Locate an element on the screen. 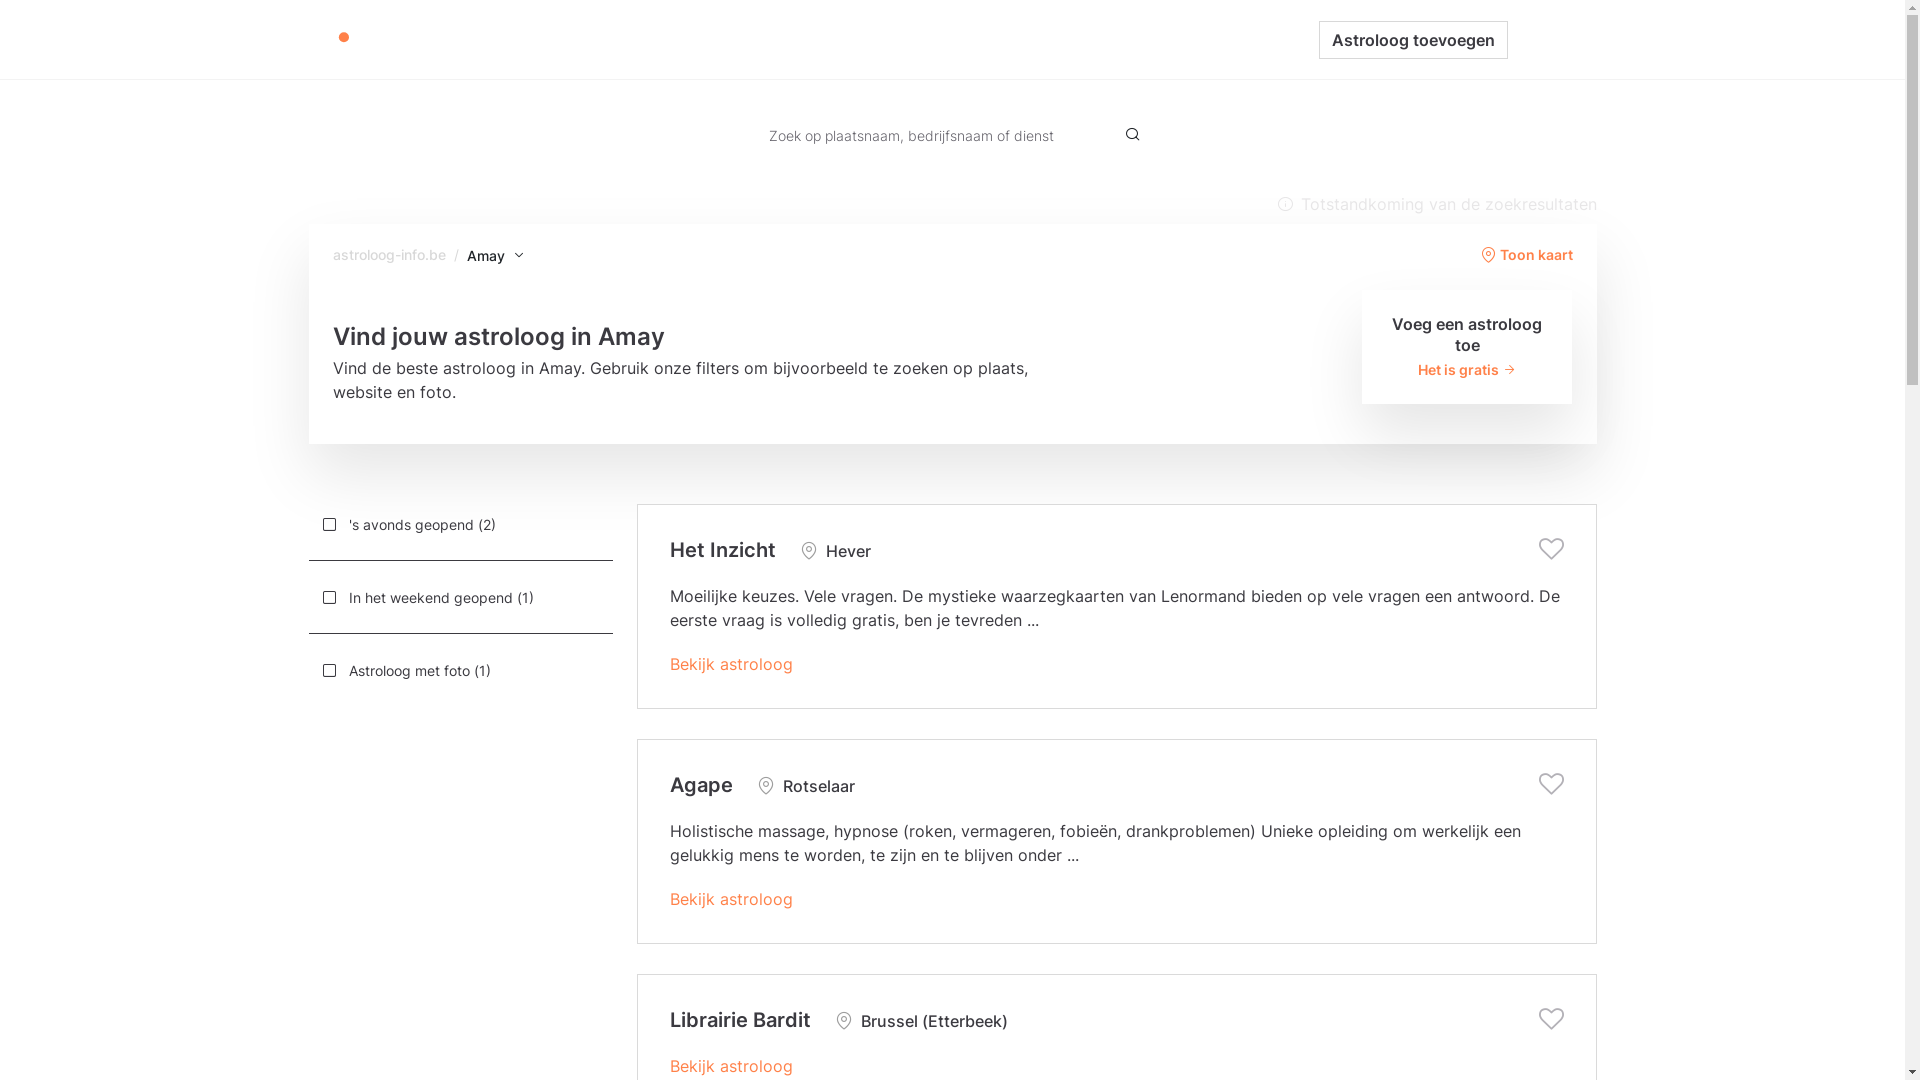  'Artikelen' is located at coordinates (947, 39).